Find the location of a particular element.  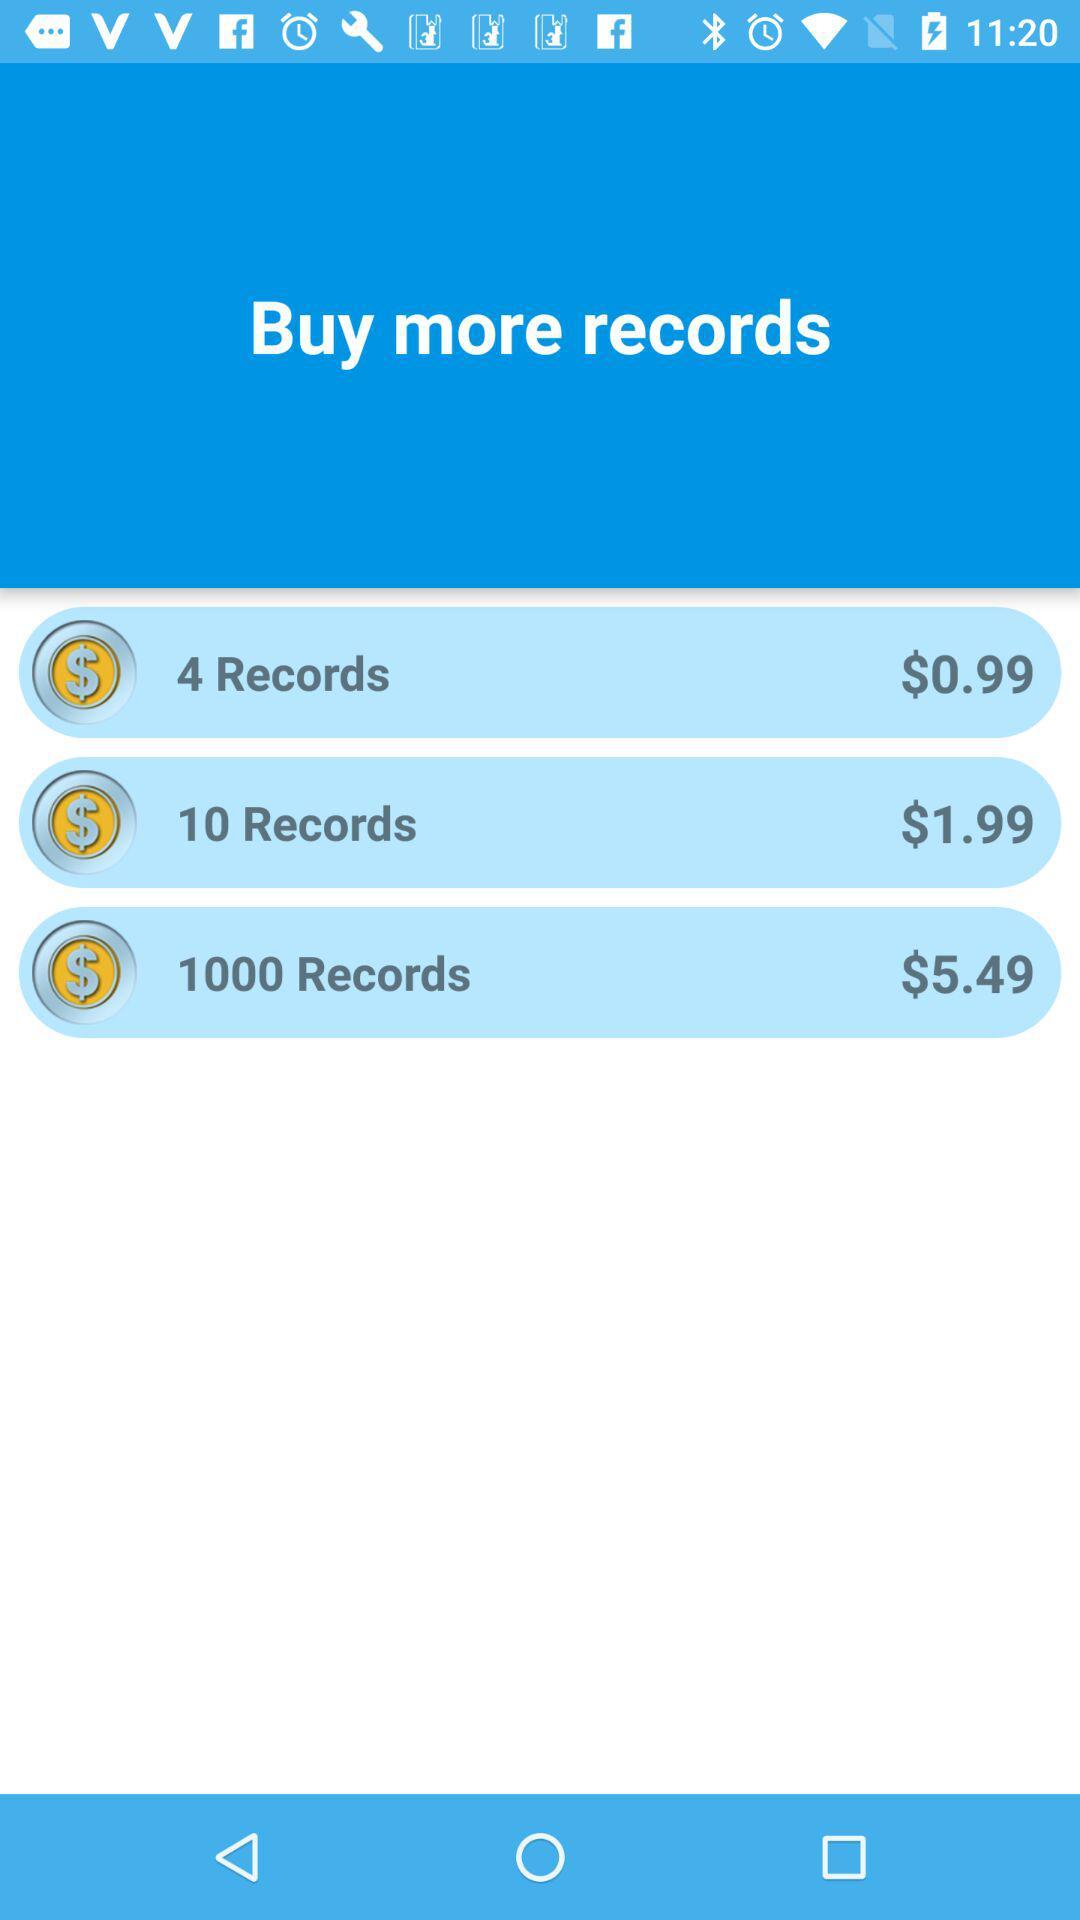

the 10 records app is located at coordinates (510, 822).